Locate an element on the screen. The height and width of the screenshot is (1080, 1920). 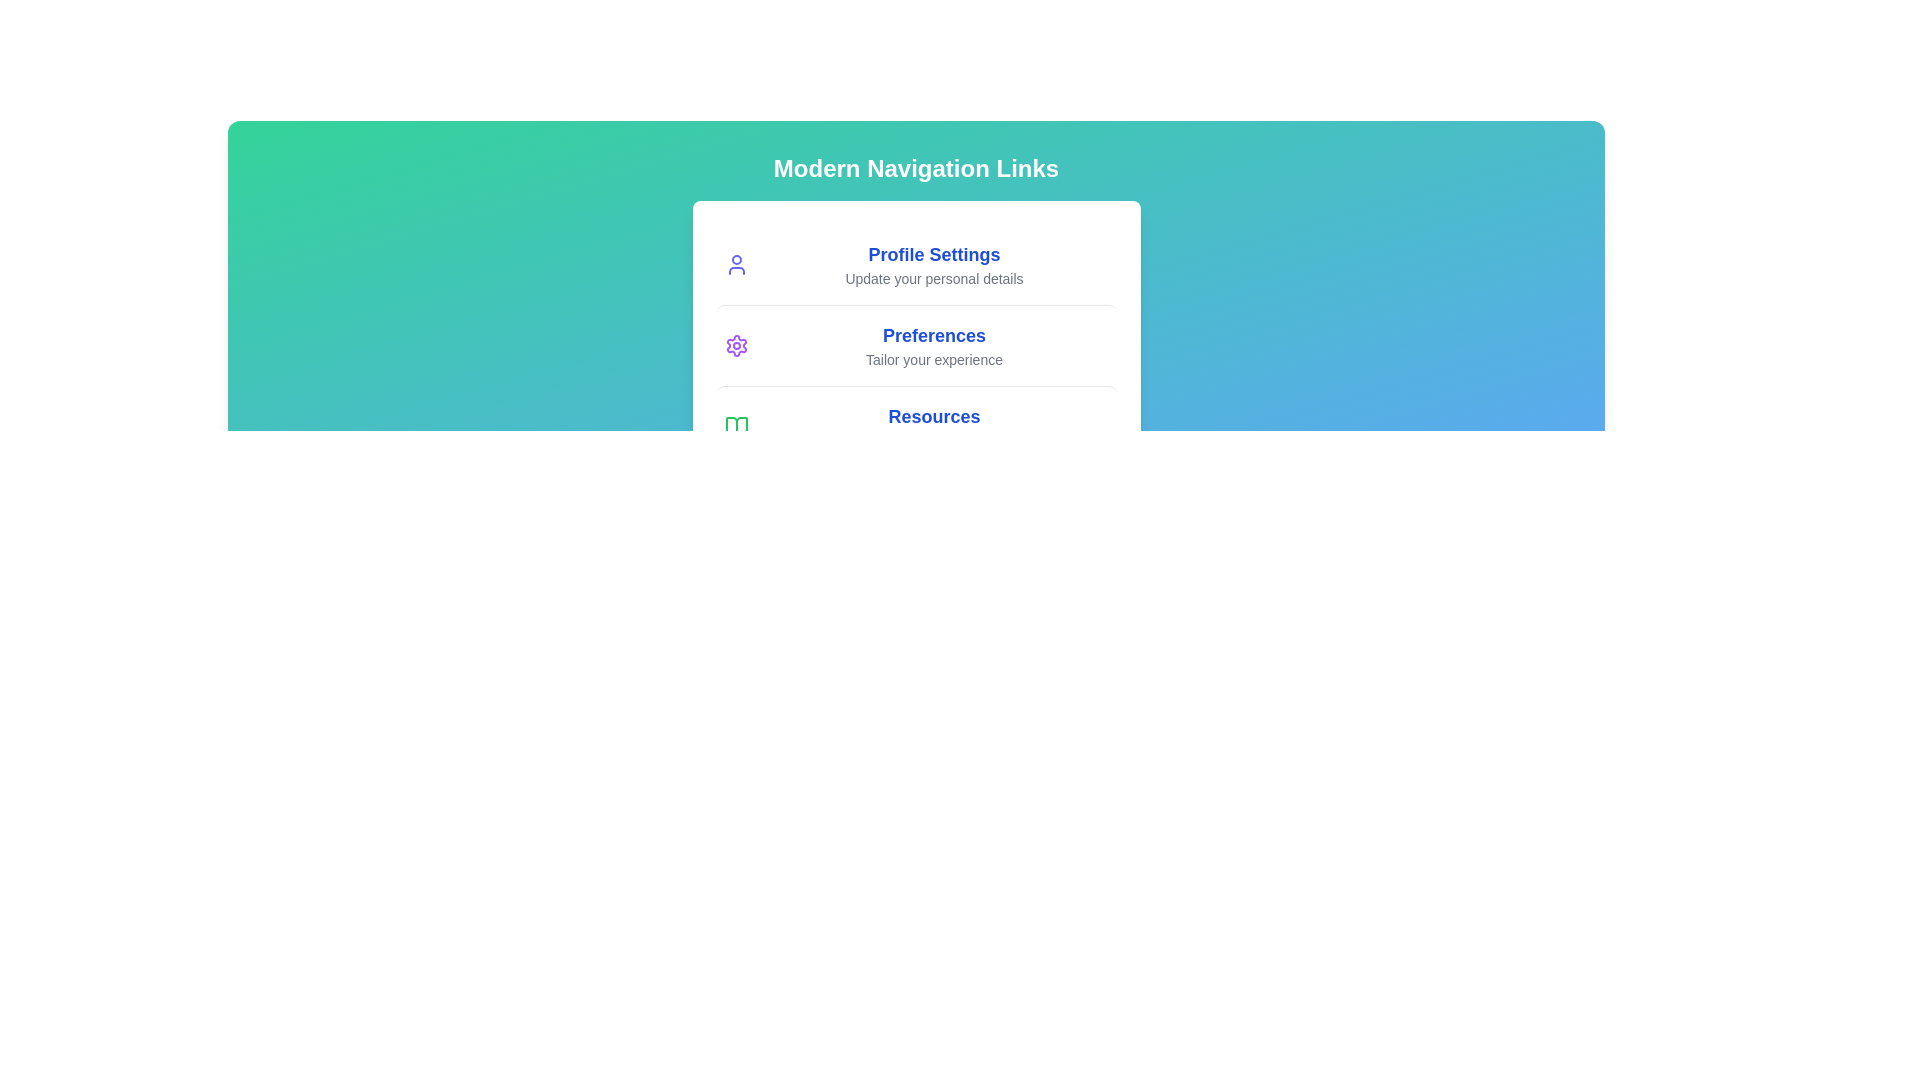
the first Navigation link item in the vertical navigation menu under 'Modern Navigation Links' is located at coordinates (915, 264).